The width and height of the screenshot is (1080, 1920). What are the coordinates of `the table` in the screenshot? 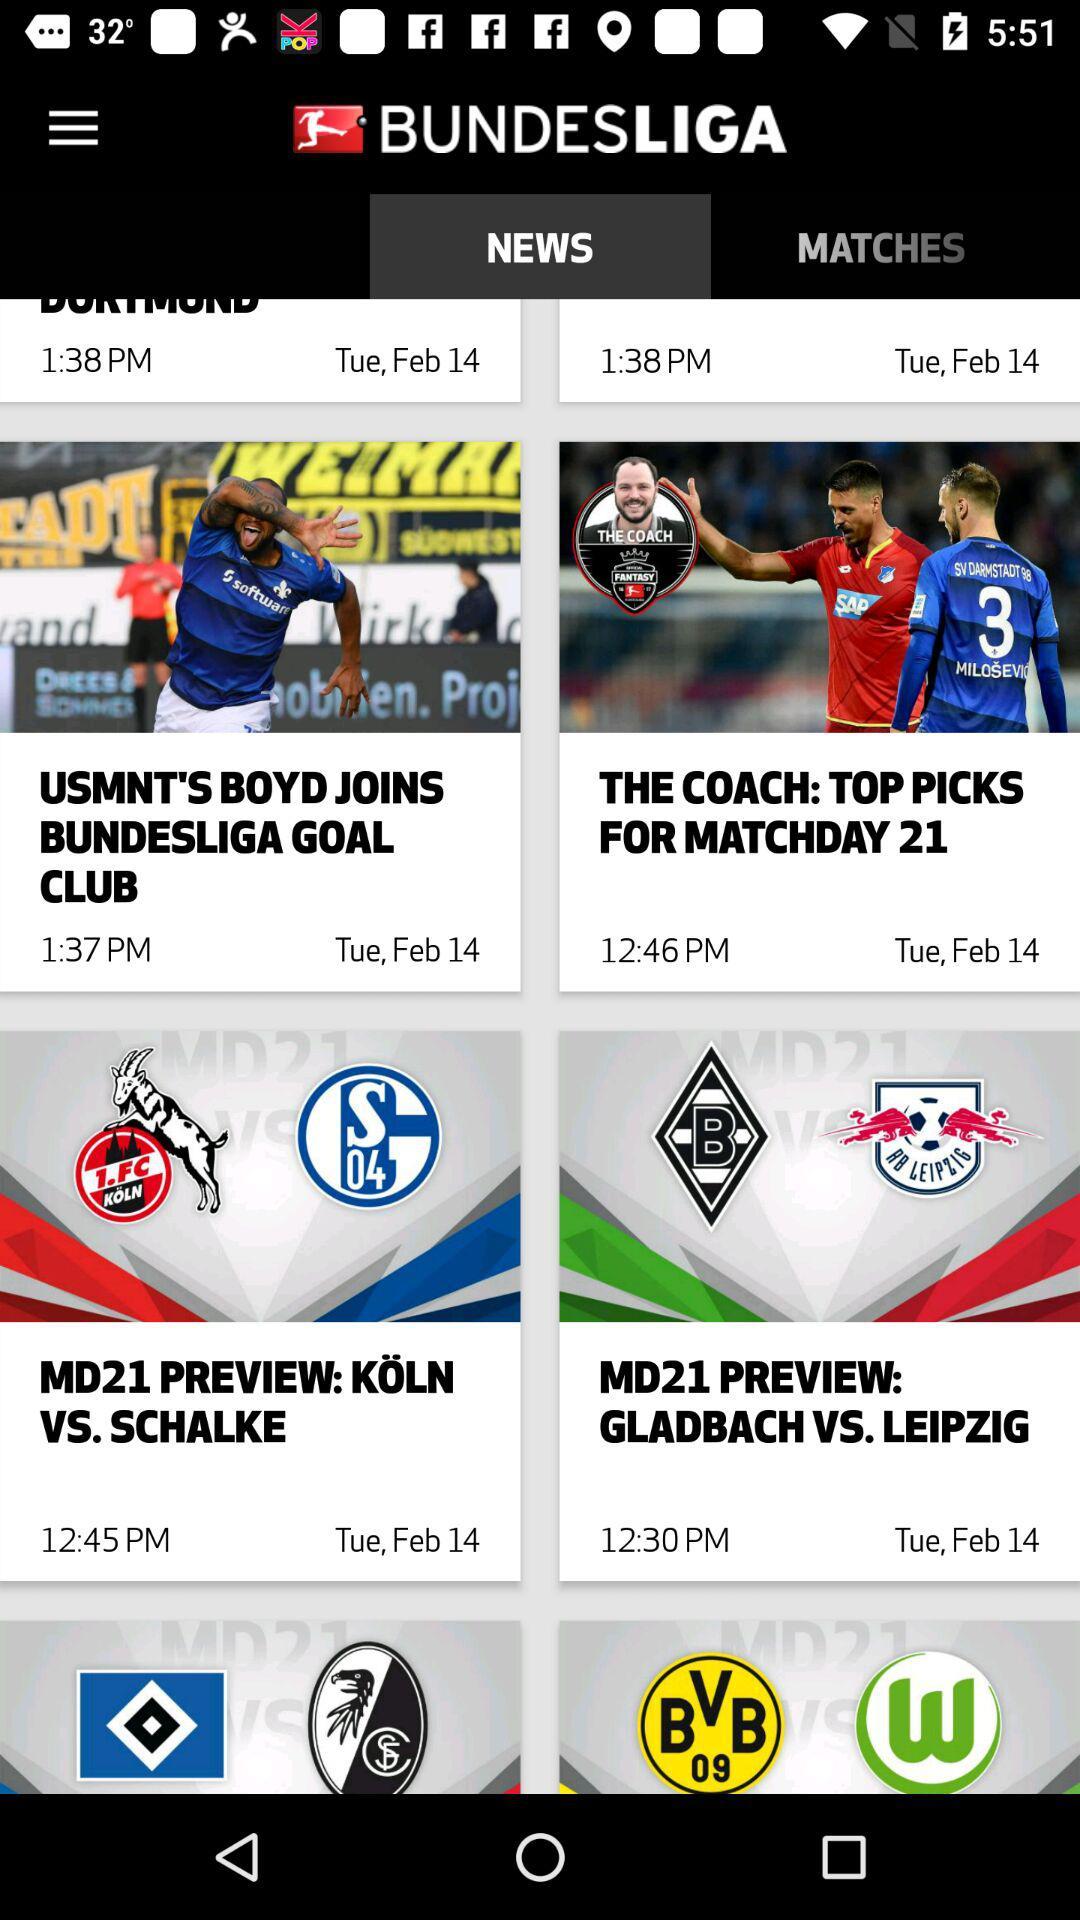 It's located at (1065, 245).